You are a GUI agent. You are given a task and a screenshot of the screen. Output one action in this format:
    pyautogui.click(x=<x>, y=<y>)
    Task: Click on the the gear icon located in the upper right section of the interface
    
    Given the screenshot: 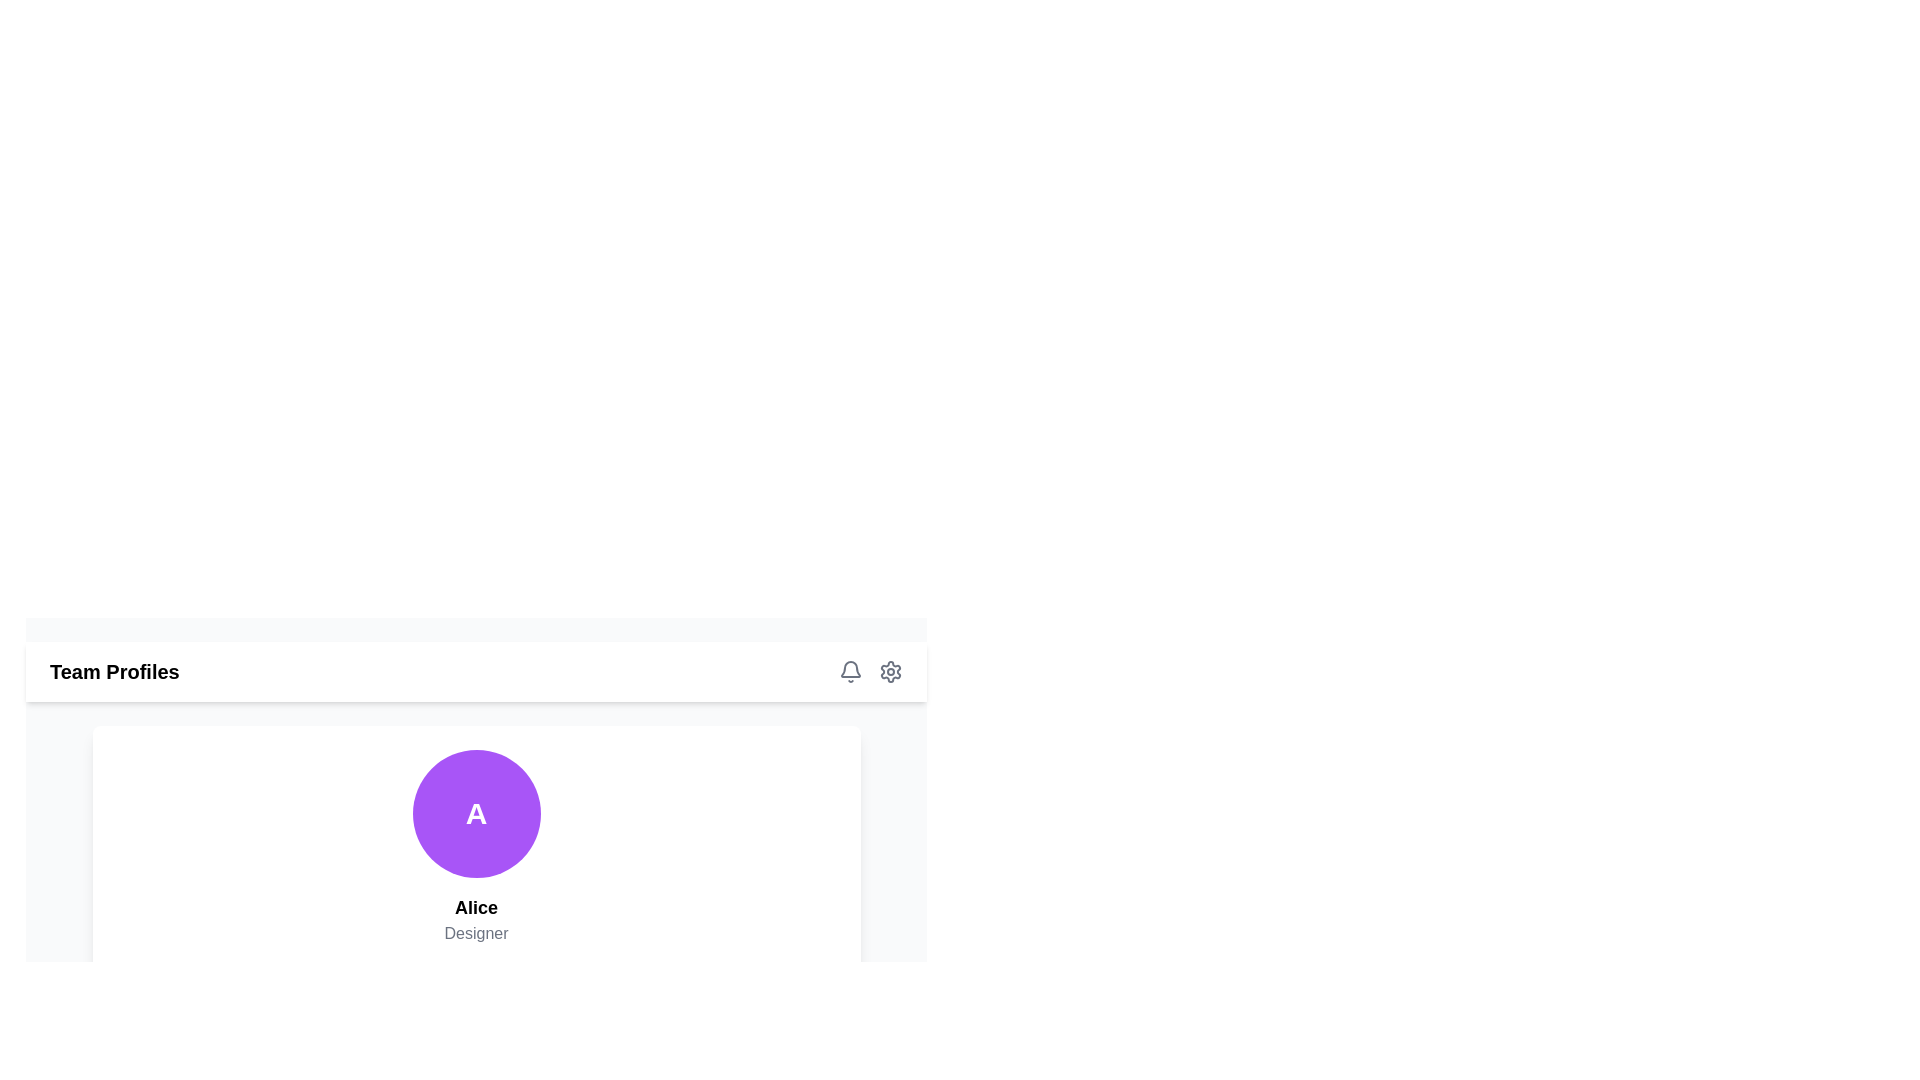 What is the action you would take?
    pyautogui.click(x=890, y=671)
    